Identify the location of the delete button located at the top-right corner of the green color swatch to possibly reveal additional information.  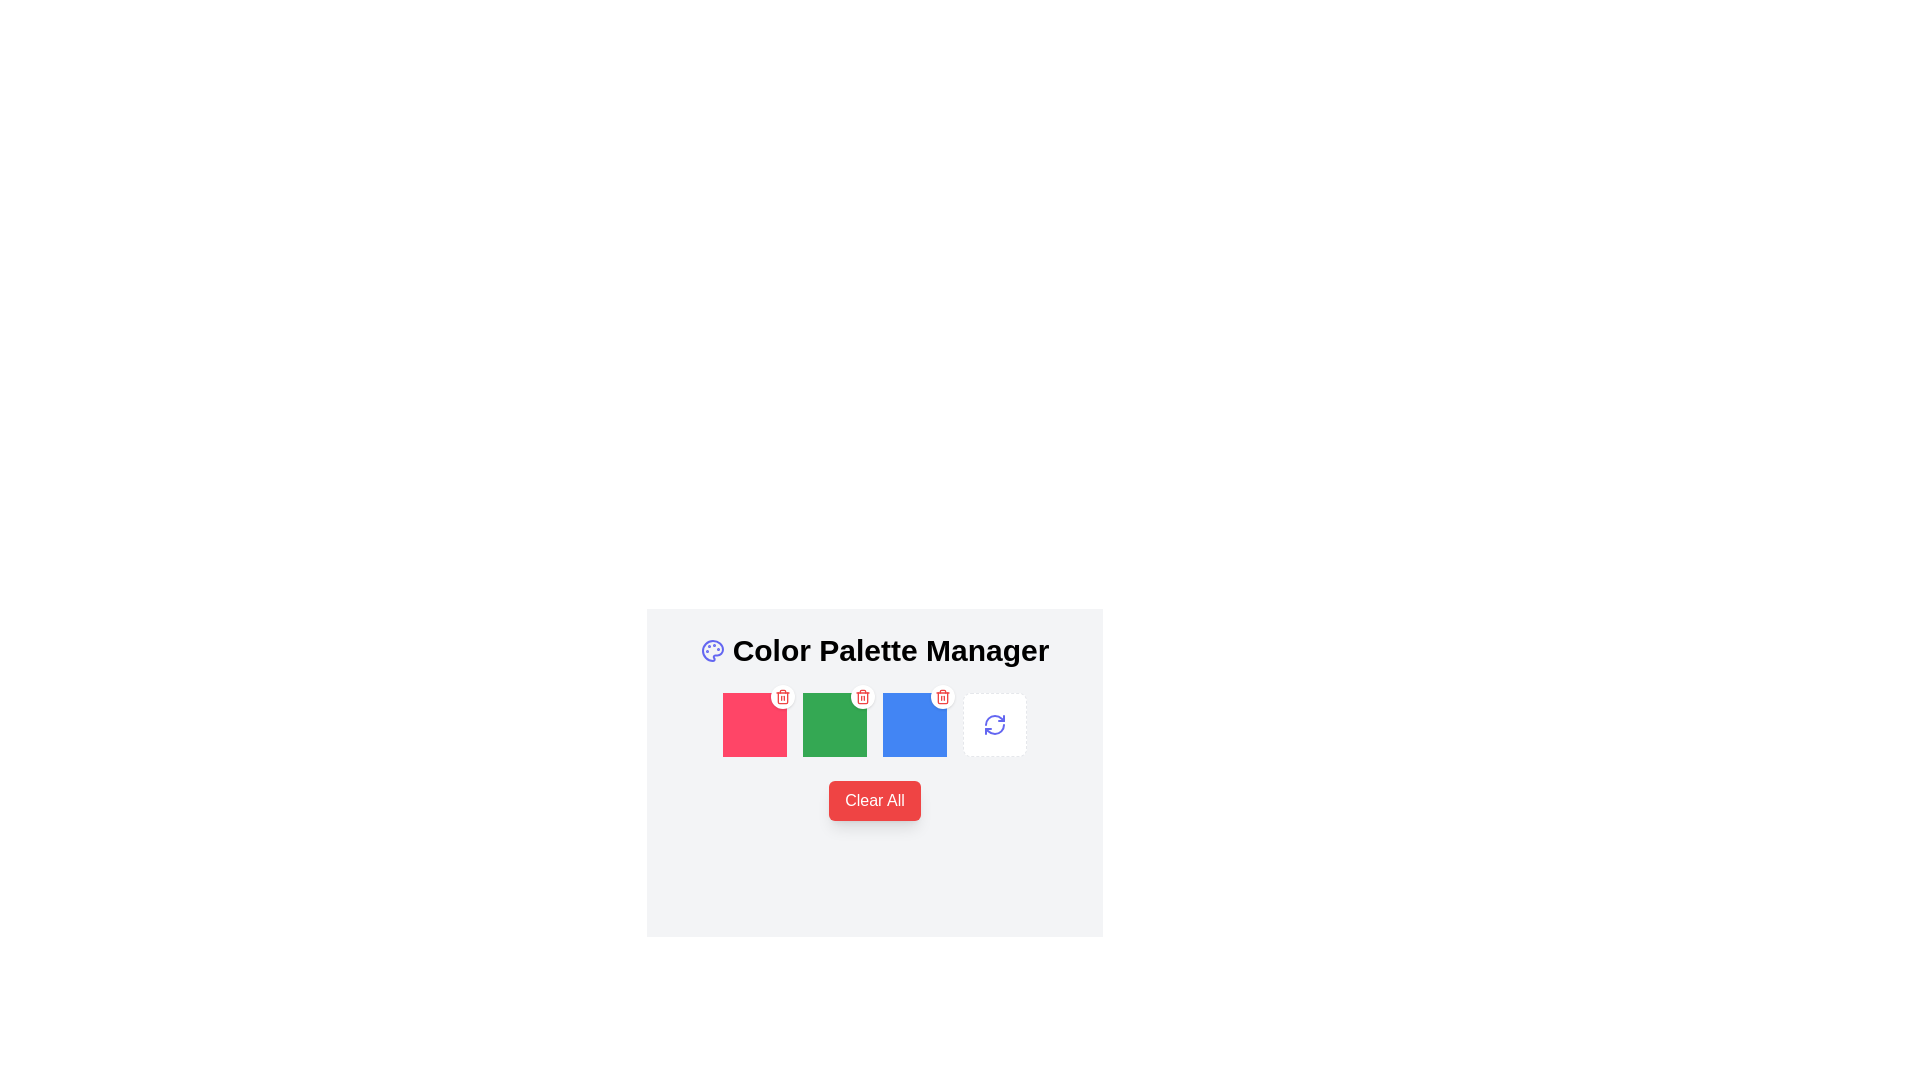
(863, 696).